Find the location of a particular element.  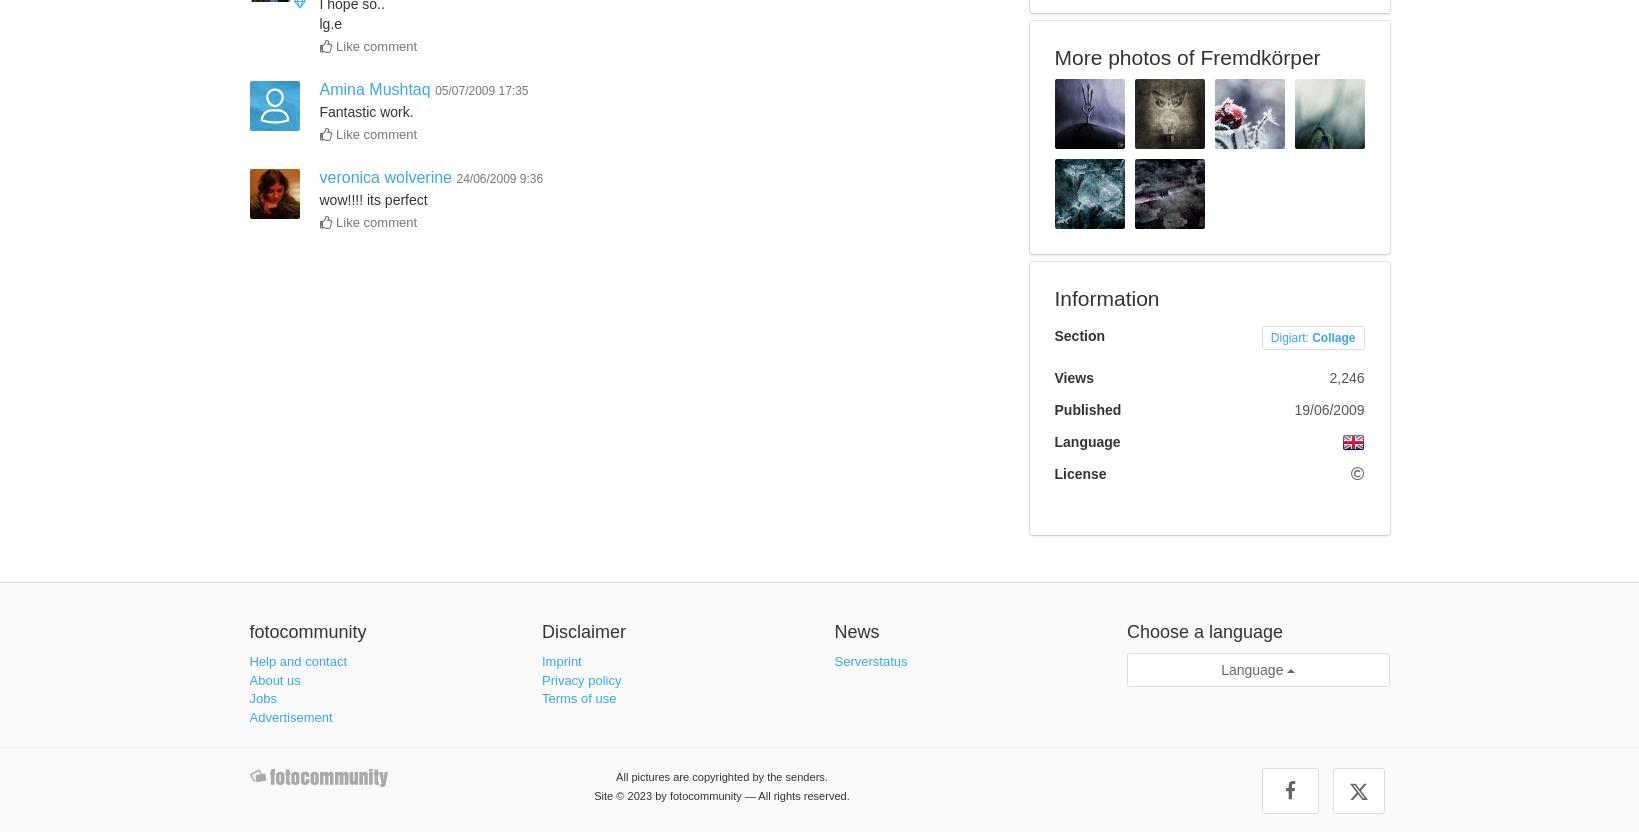

'Help and contact' is located at coordinates (247, 660).